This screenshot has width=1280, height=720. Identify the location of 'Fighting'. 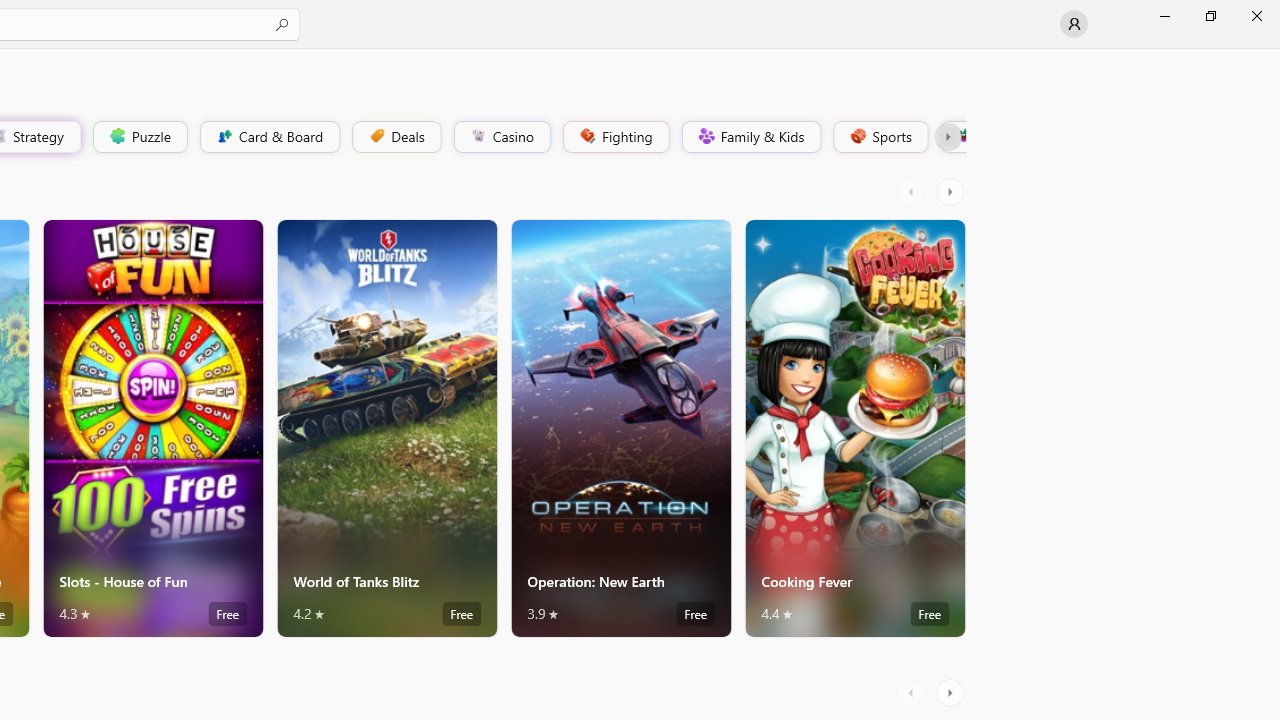
(614, 135).